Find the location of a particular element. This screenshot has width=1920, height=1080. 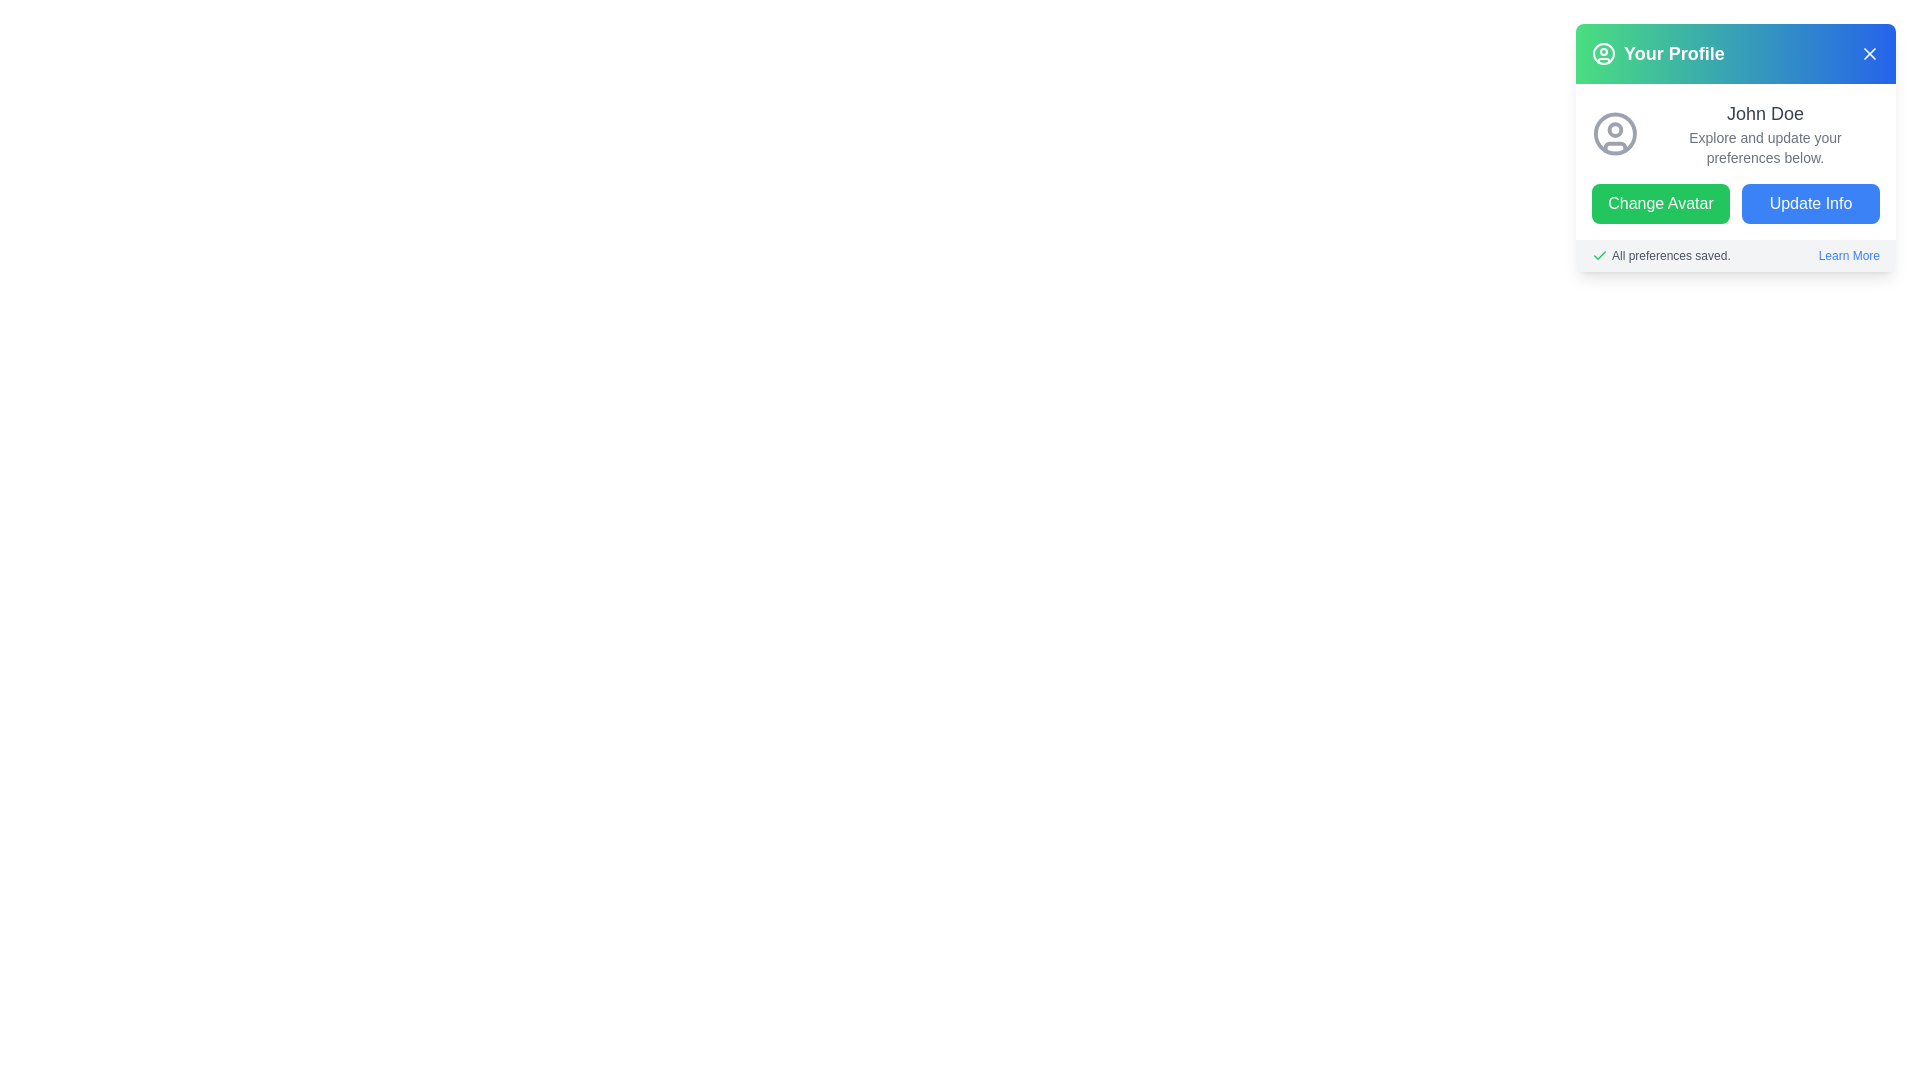

the 'X' button in the top-right corner of the modal dialog is located at coordinates (1869, 53).